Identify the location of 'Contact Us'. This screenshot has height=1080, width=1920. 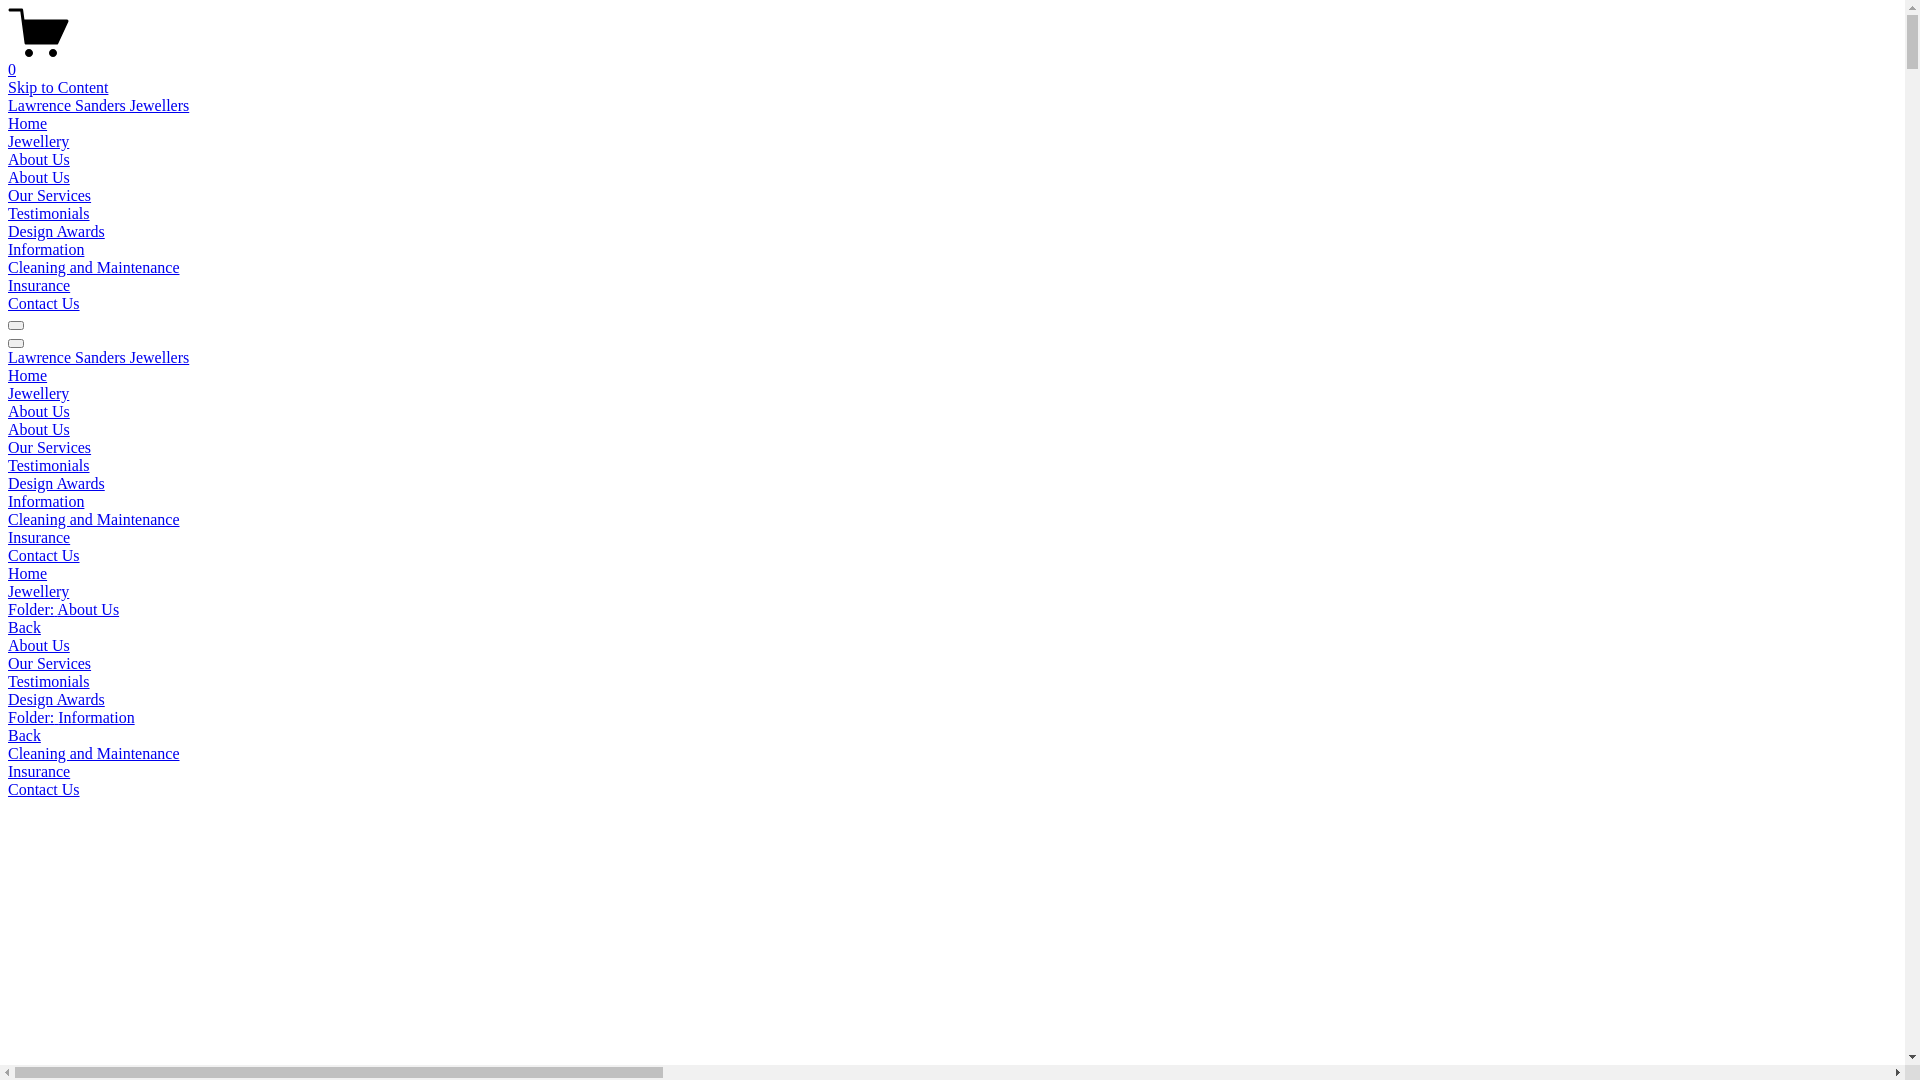
(43, 303).